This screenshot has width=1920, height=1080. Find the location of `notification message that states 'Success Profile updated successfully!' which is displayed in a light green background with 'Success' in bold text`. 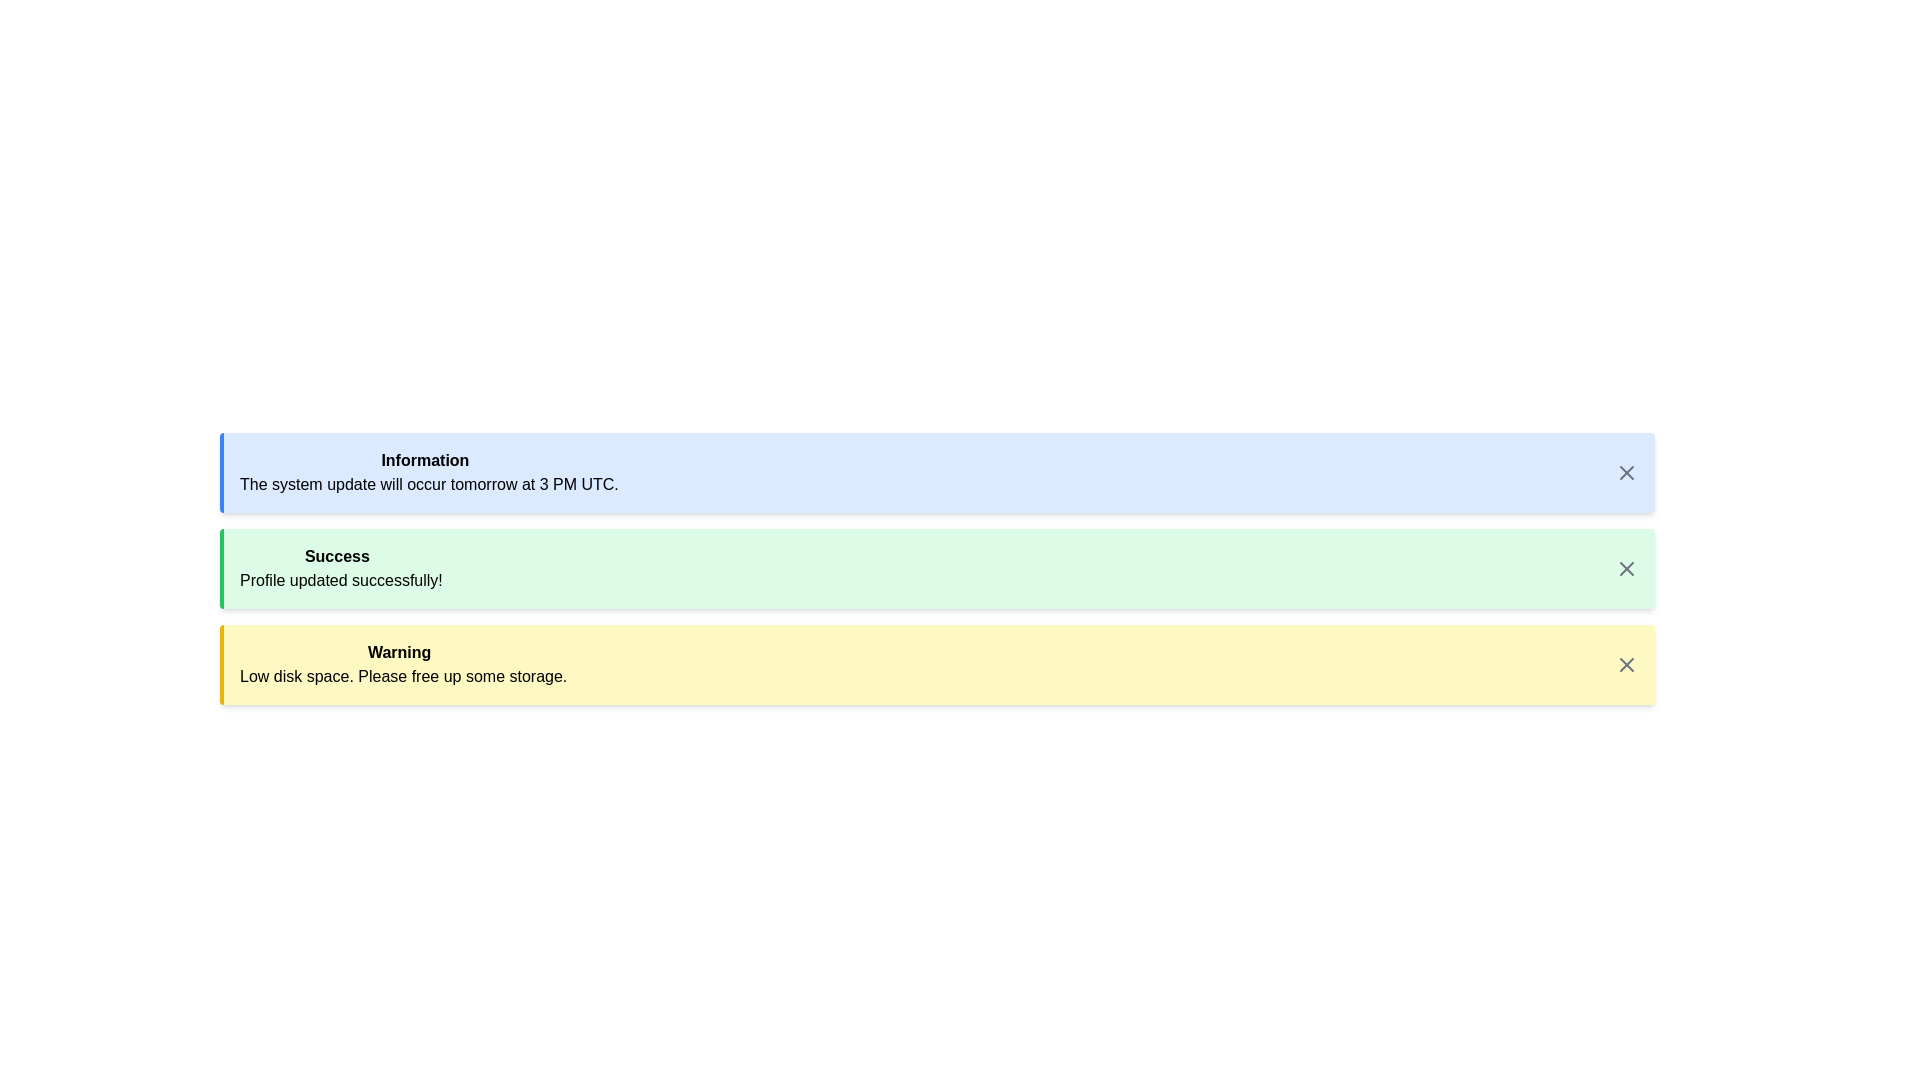

notification message that states 'Success Profile updated successfully!' which is displayed in a light green background with 'Success' in bold text is located at coordinates (341, 569).